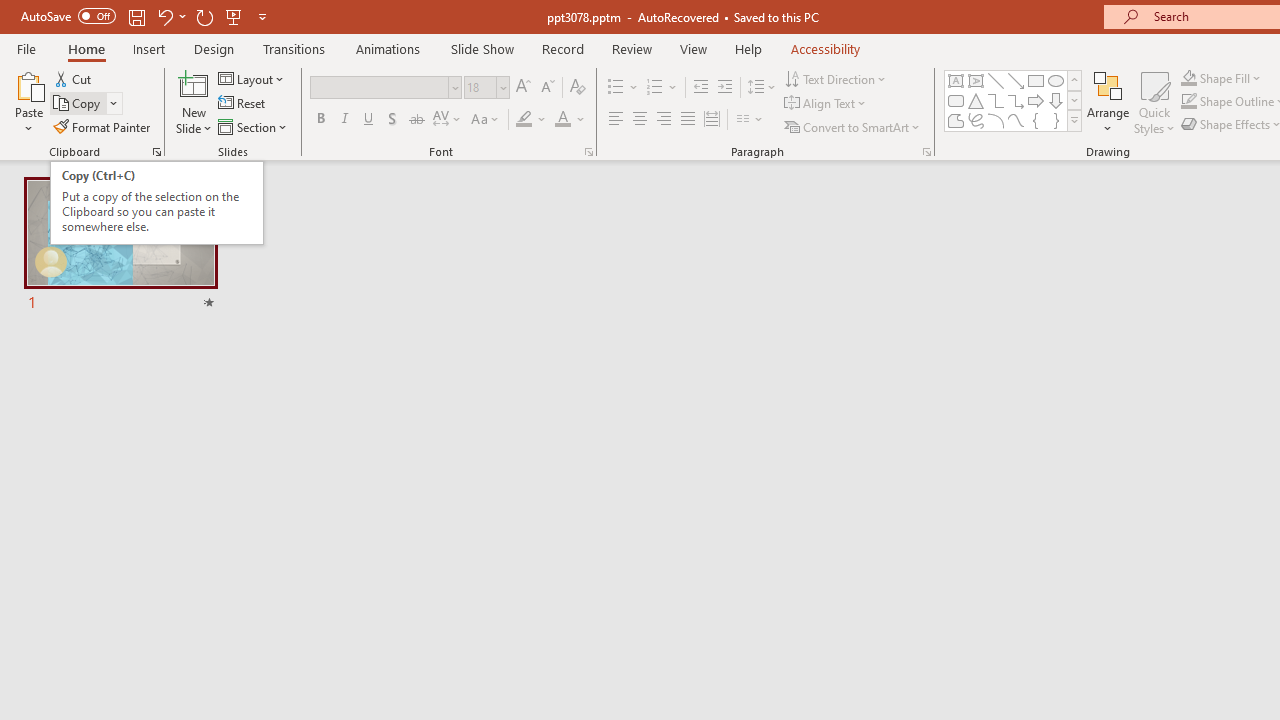 The image size is (1280, 720). What do you see at coordinates (531, 119) in the screenshot?
I see `'Text Highlight Color'` at bounding box center [531, 119].